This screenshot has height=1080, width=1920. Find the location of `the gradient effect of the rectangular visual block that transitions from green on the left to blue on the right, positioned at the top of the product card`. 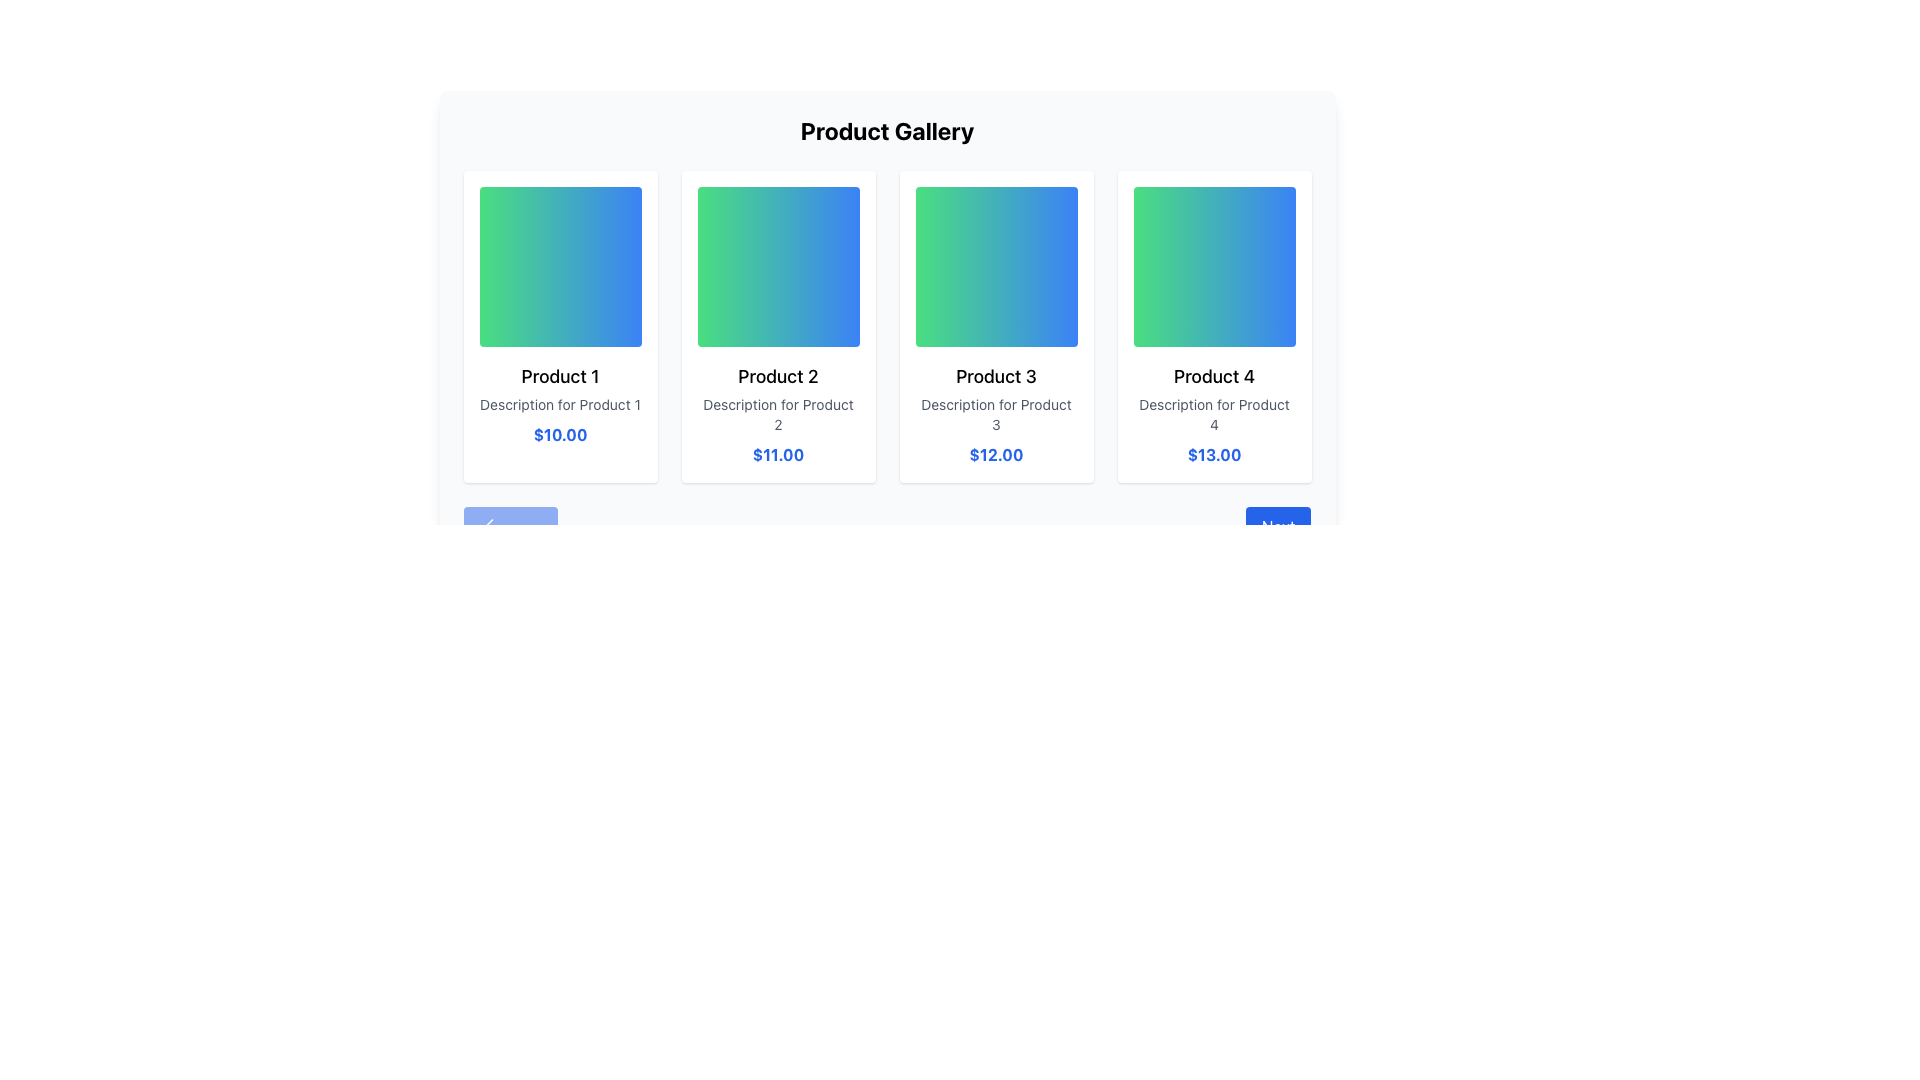

the gradient effect of the rectangular visual block that transitions from green on the left to blue on the right, positioned at the top of the product card is located at coordinates (560, 265).